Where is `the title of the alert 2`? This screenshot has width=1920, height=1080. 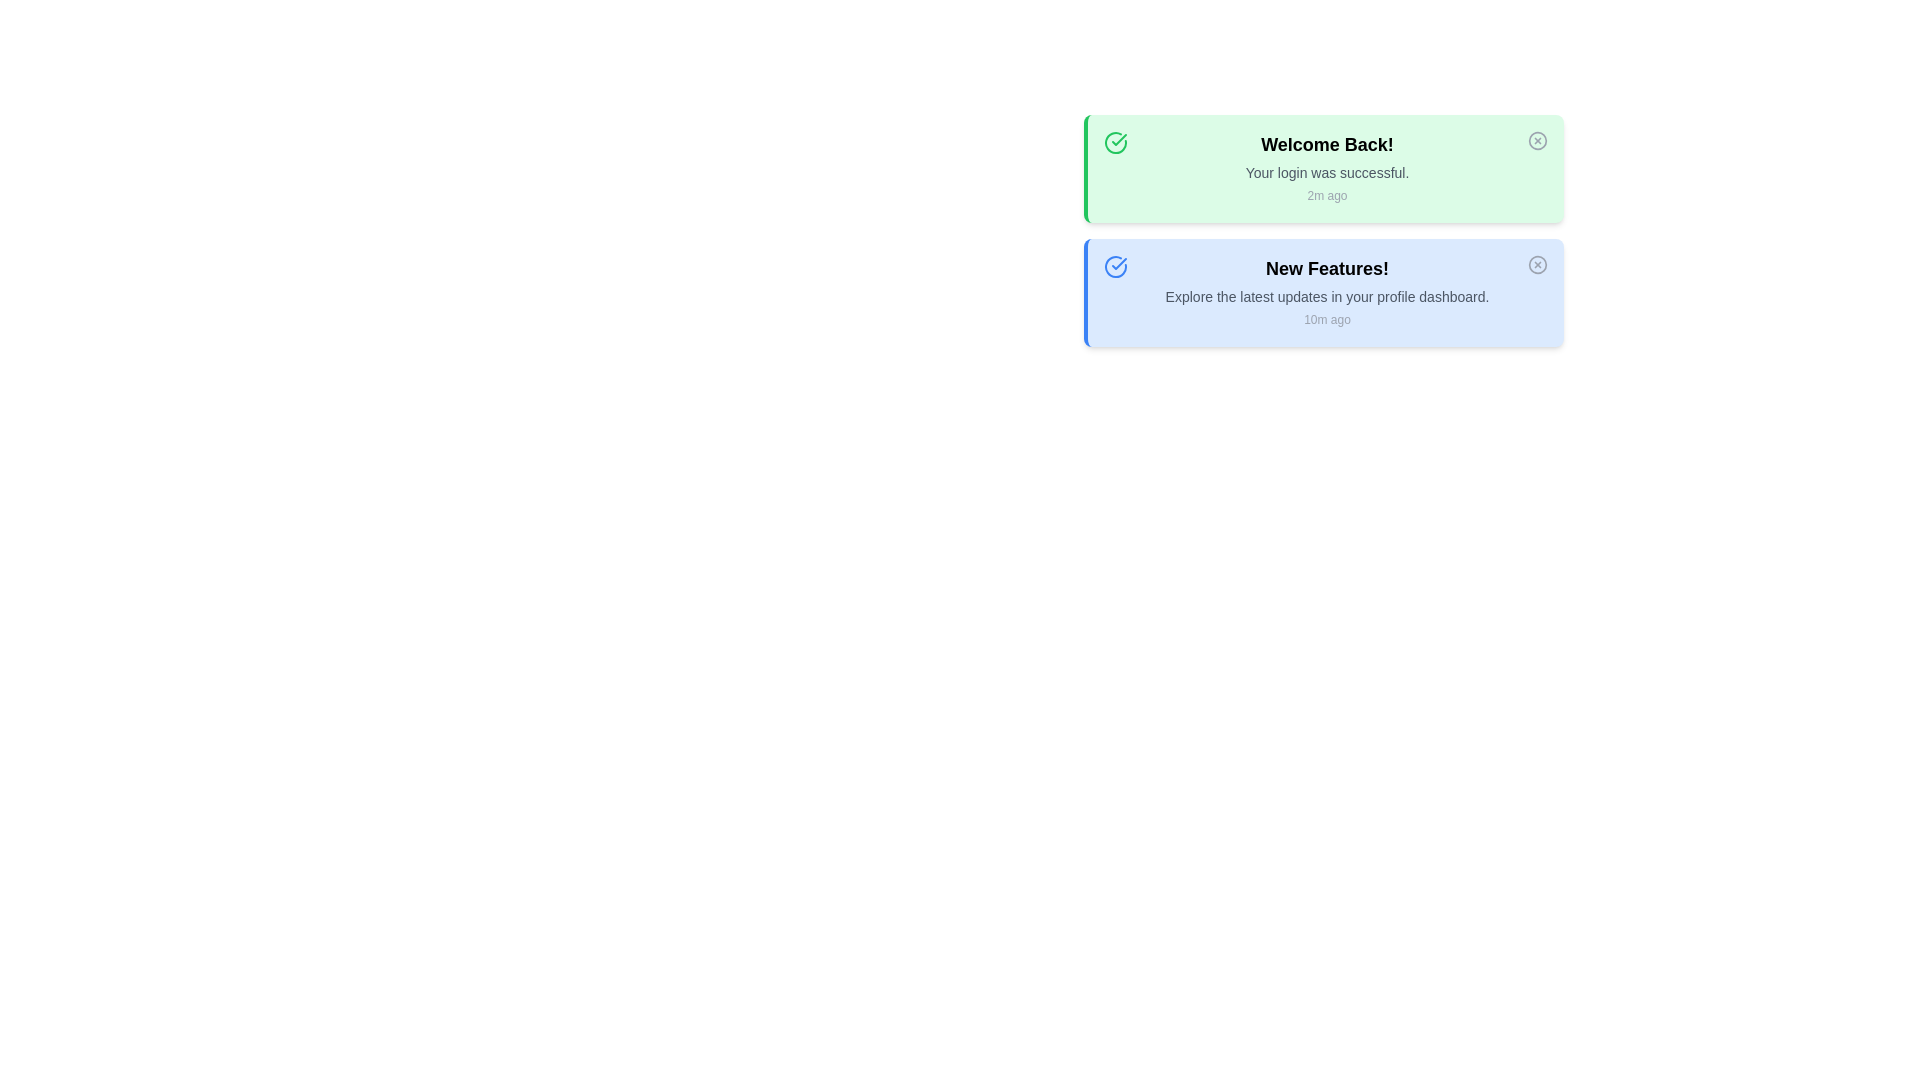
the title of the alert 2 is located at coordinates (1327, 268).